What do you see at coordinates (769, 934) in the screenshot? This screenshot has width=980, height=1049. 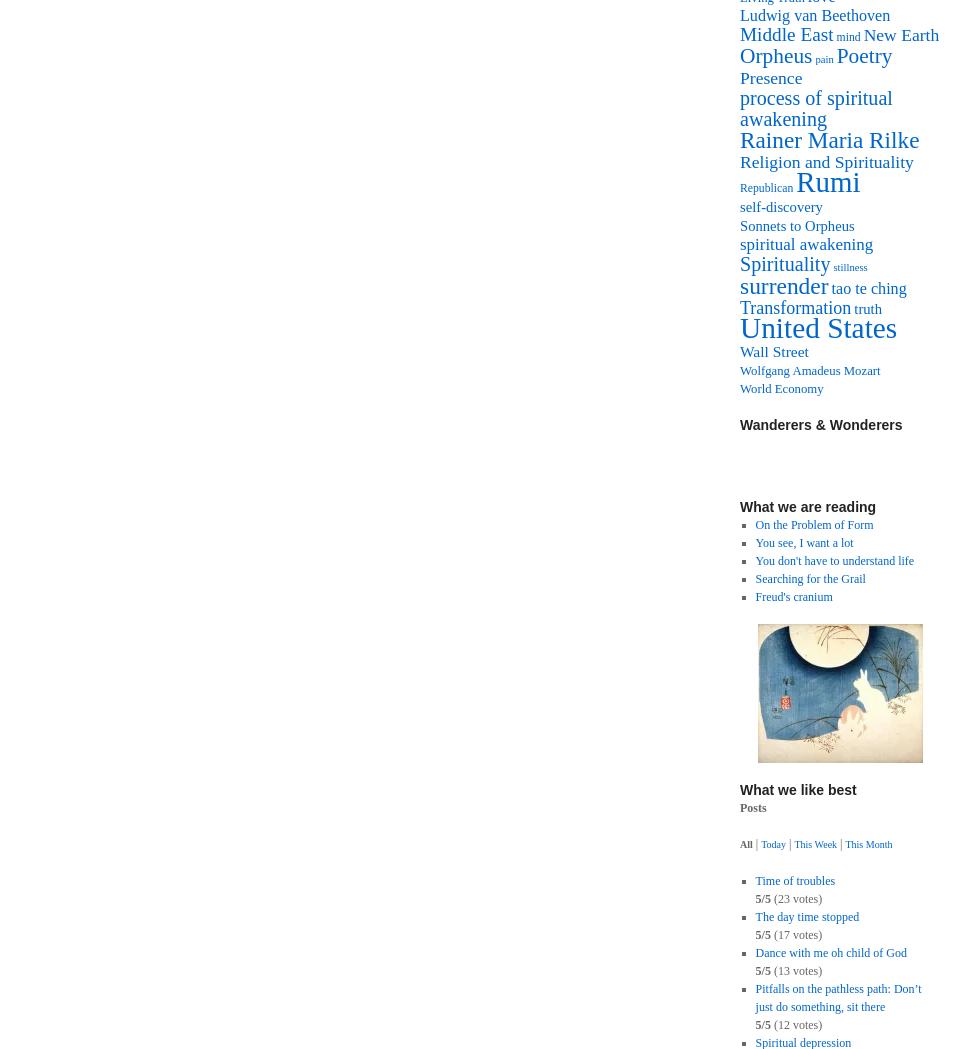 I see `'(17 votes)'` at bounding box center [769, 934].